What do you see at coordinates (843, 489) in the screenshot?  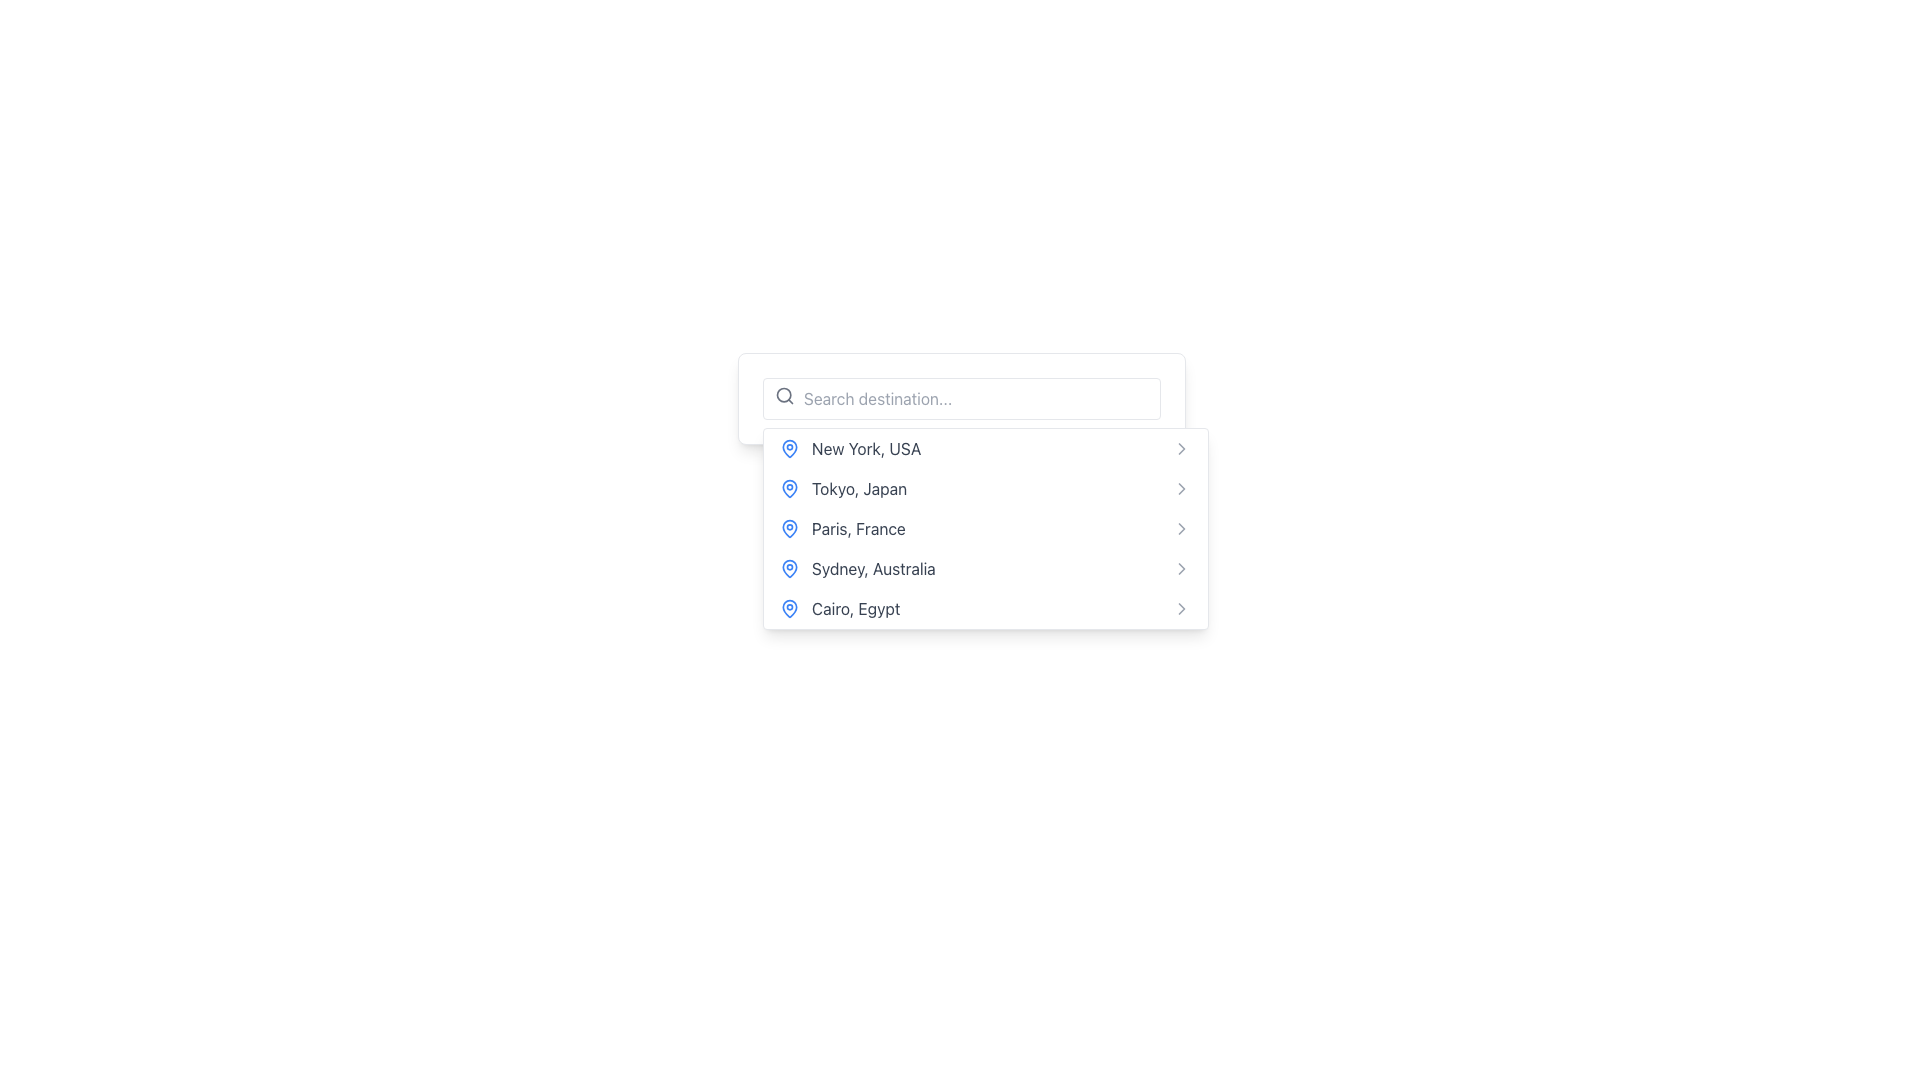 I see `the 'Tokyo, Japan' dropdown list item` at bounding box center [843, 489].